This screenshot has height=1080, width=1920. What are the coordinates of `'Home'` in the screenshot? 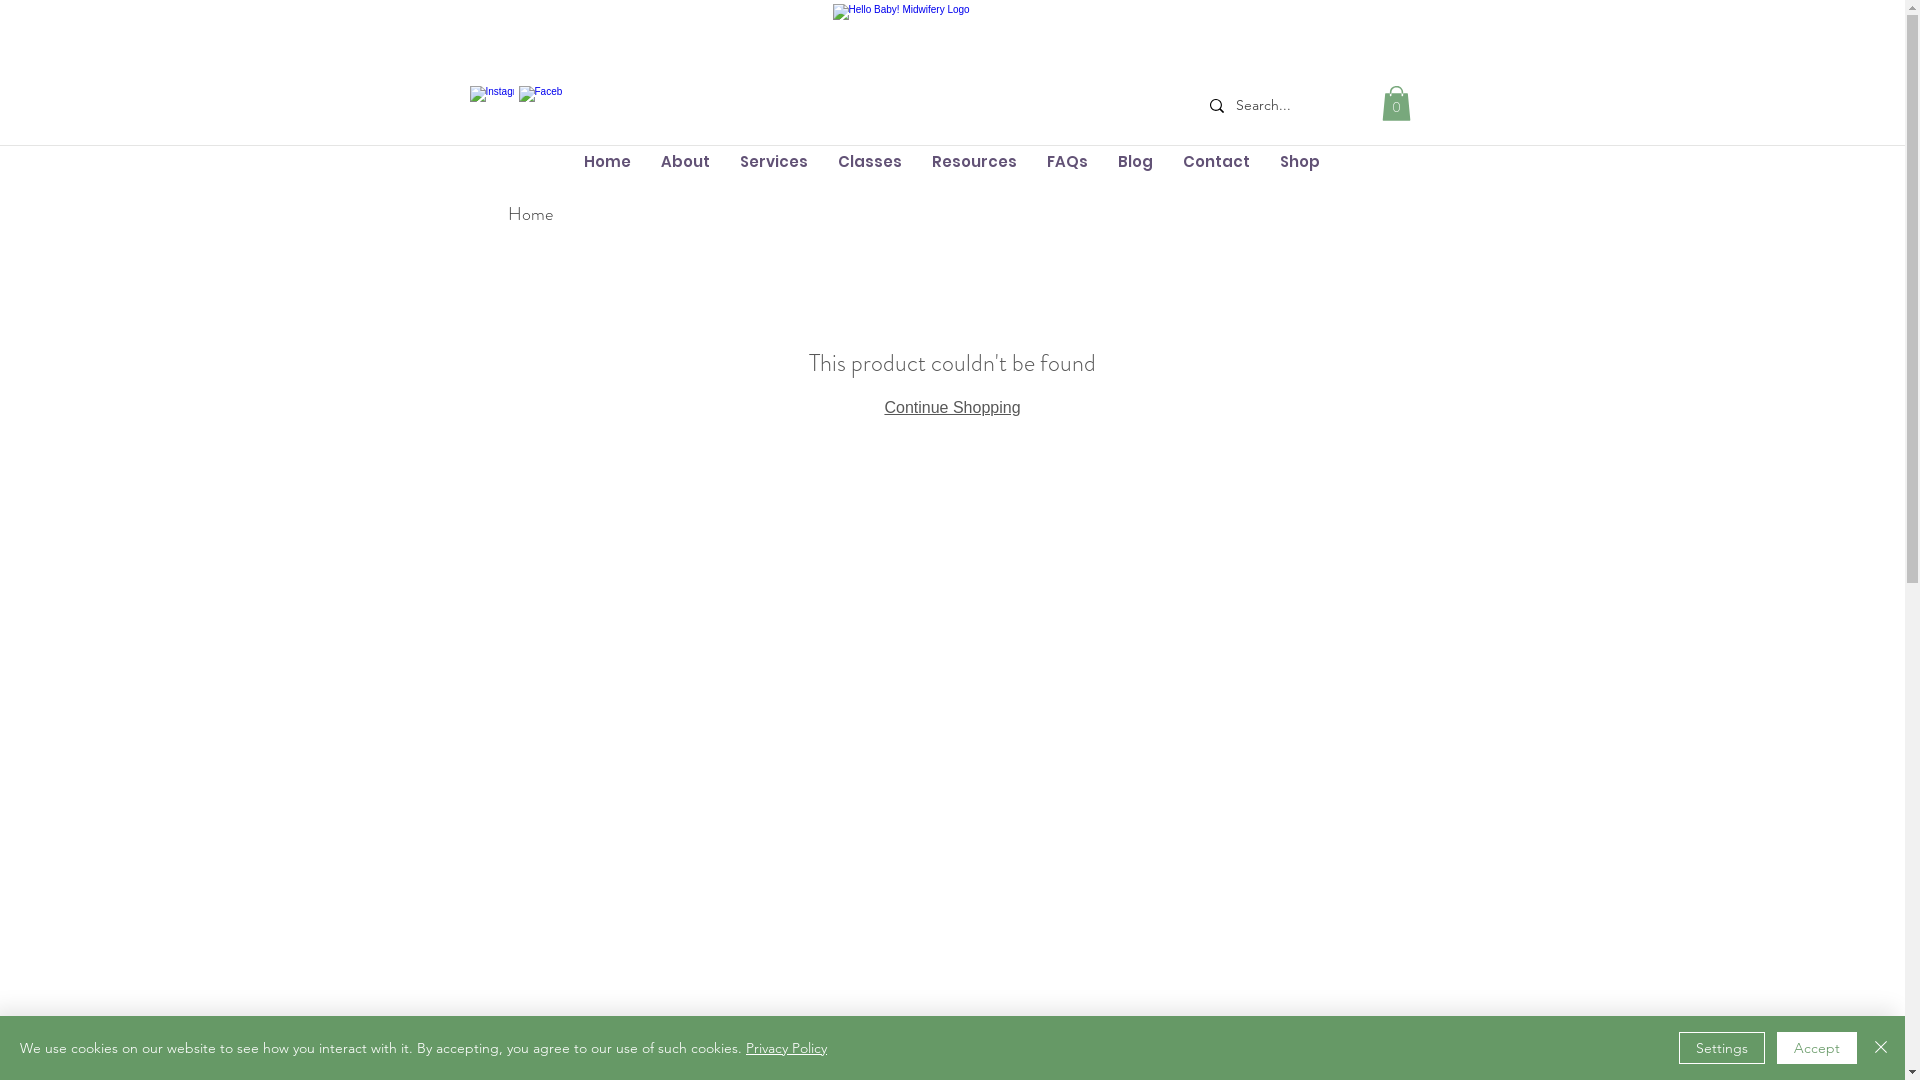 It's located at (566, 160).